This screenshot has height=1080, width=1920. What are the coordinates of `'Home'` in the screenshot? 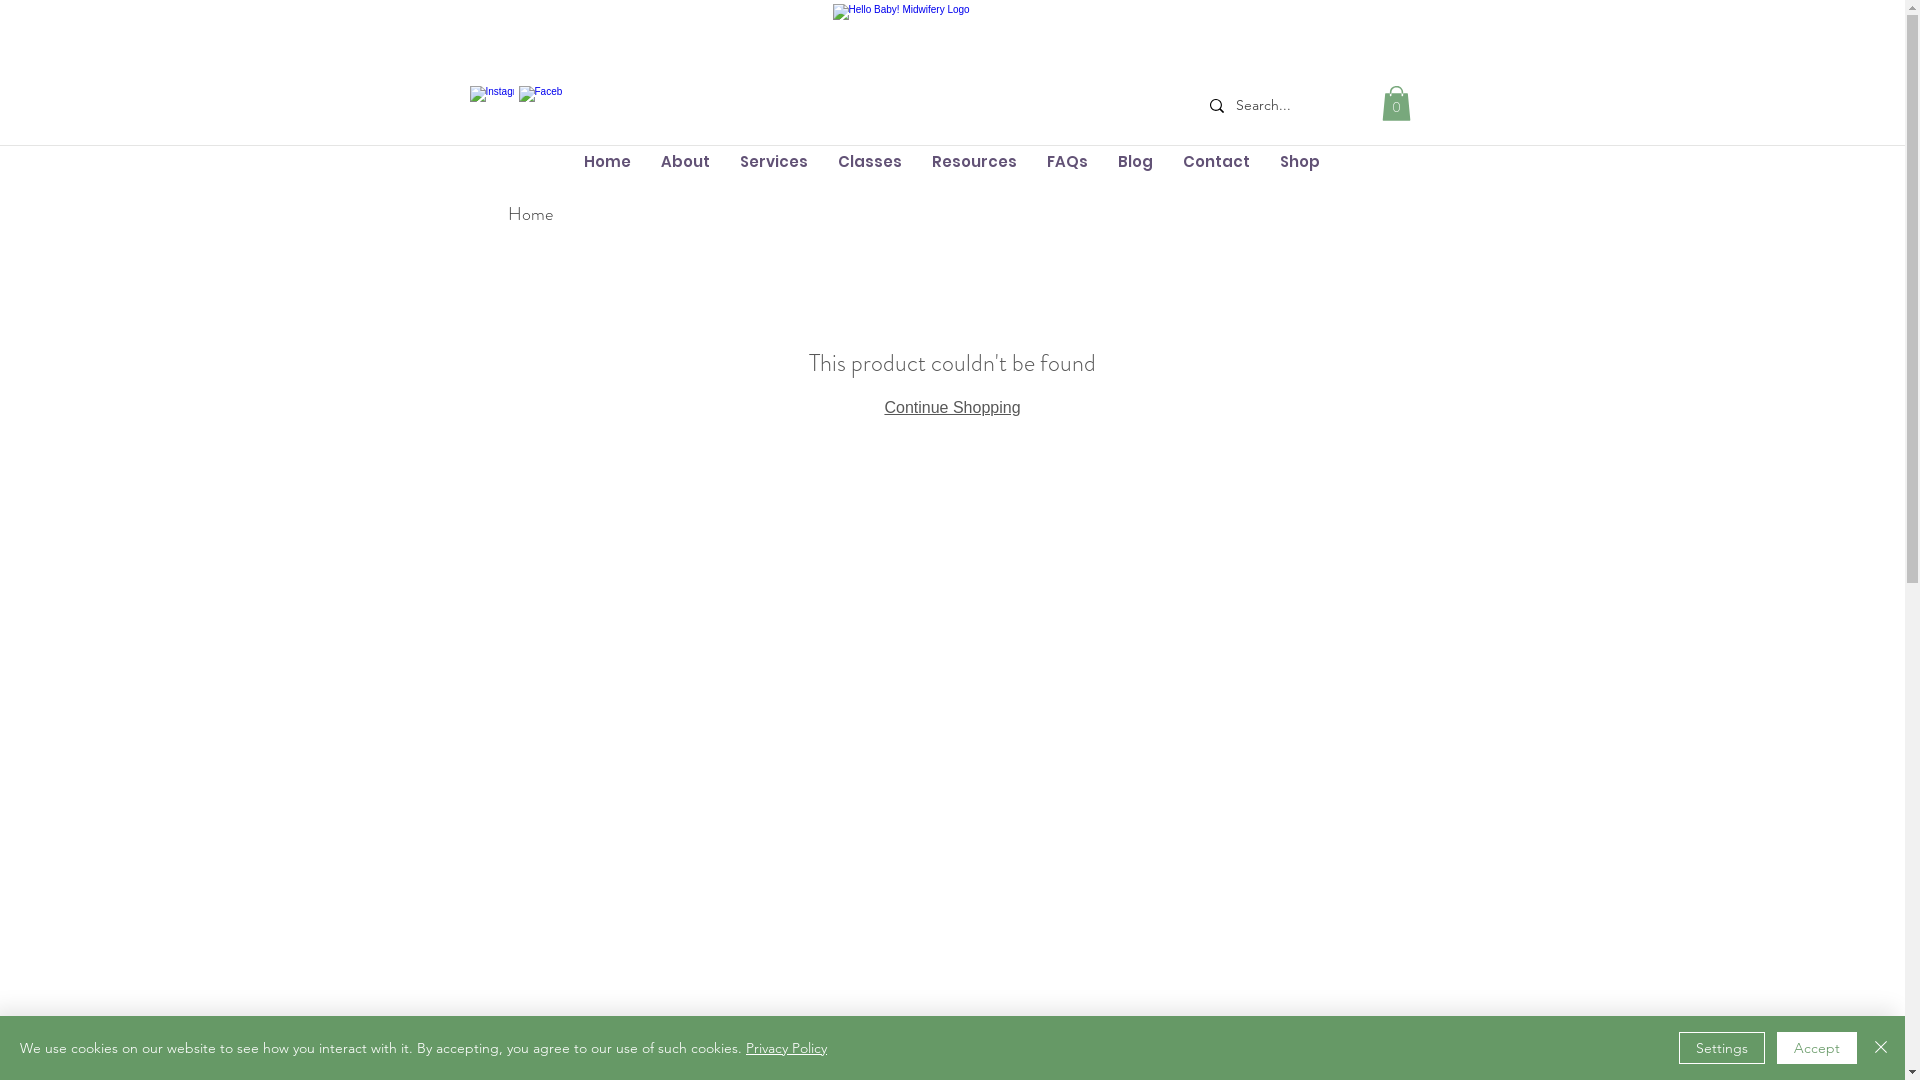 It's located at (566, 160).